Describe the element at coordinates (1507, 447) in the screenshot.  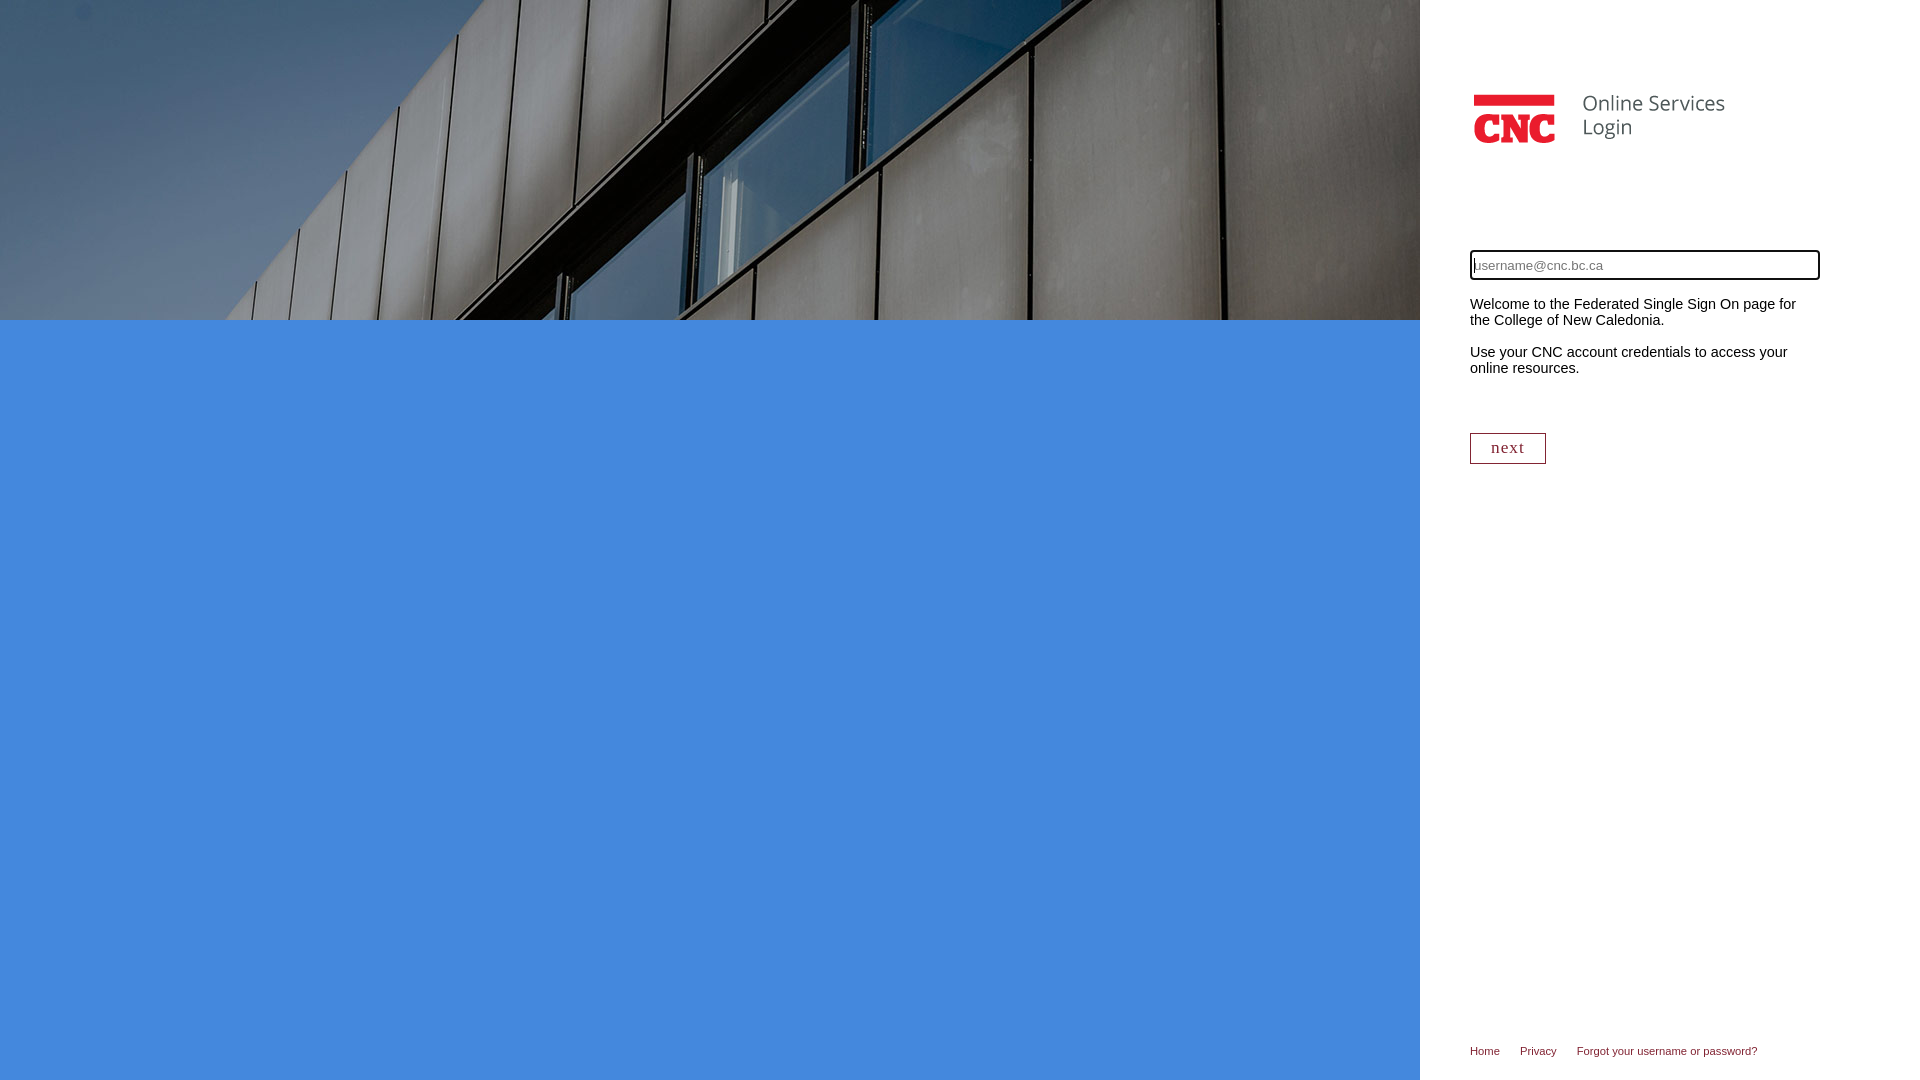
I see `'next'` at that location.